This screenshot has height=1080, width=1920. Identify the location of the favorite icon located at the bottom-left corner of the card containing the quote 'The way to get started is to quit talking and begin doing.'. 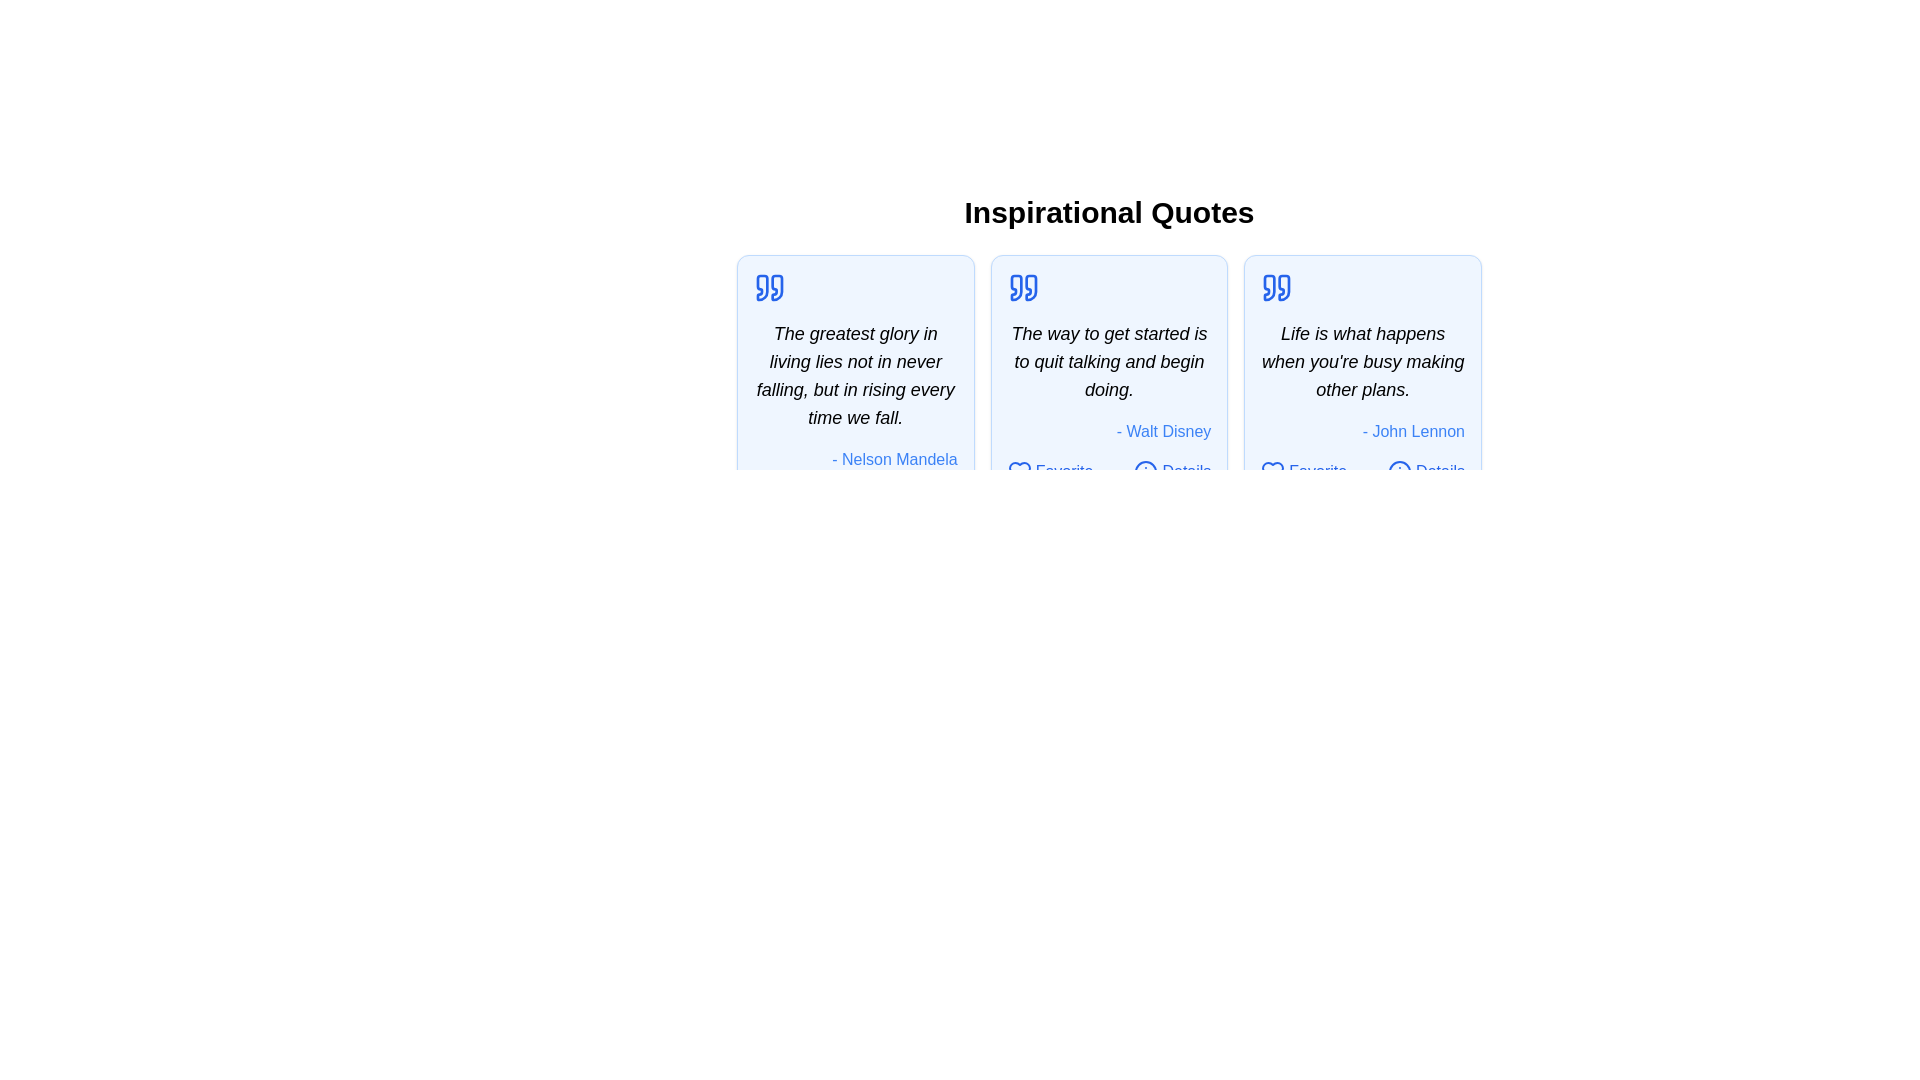
(1019, 471).